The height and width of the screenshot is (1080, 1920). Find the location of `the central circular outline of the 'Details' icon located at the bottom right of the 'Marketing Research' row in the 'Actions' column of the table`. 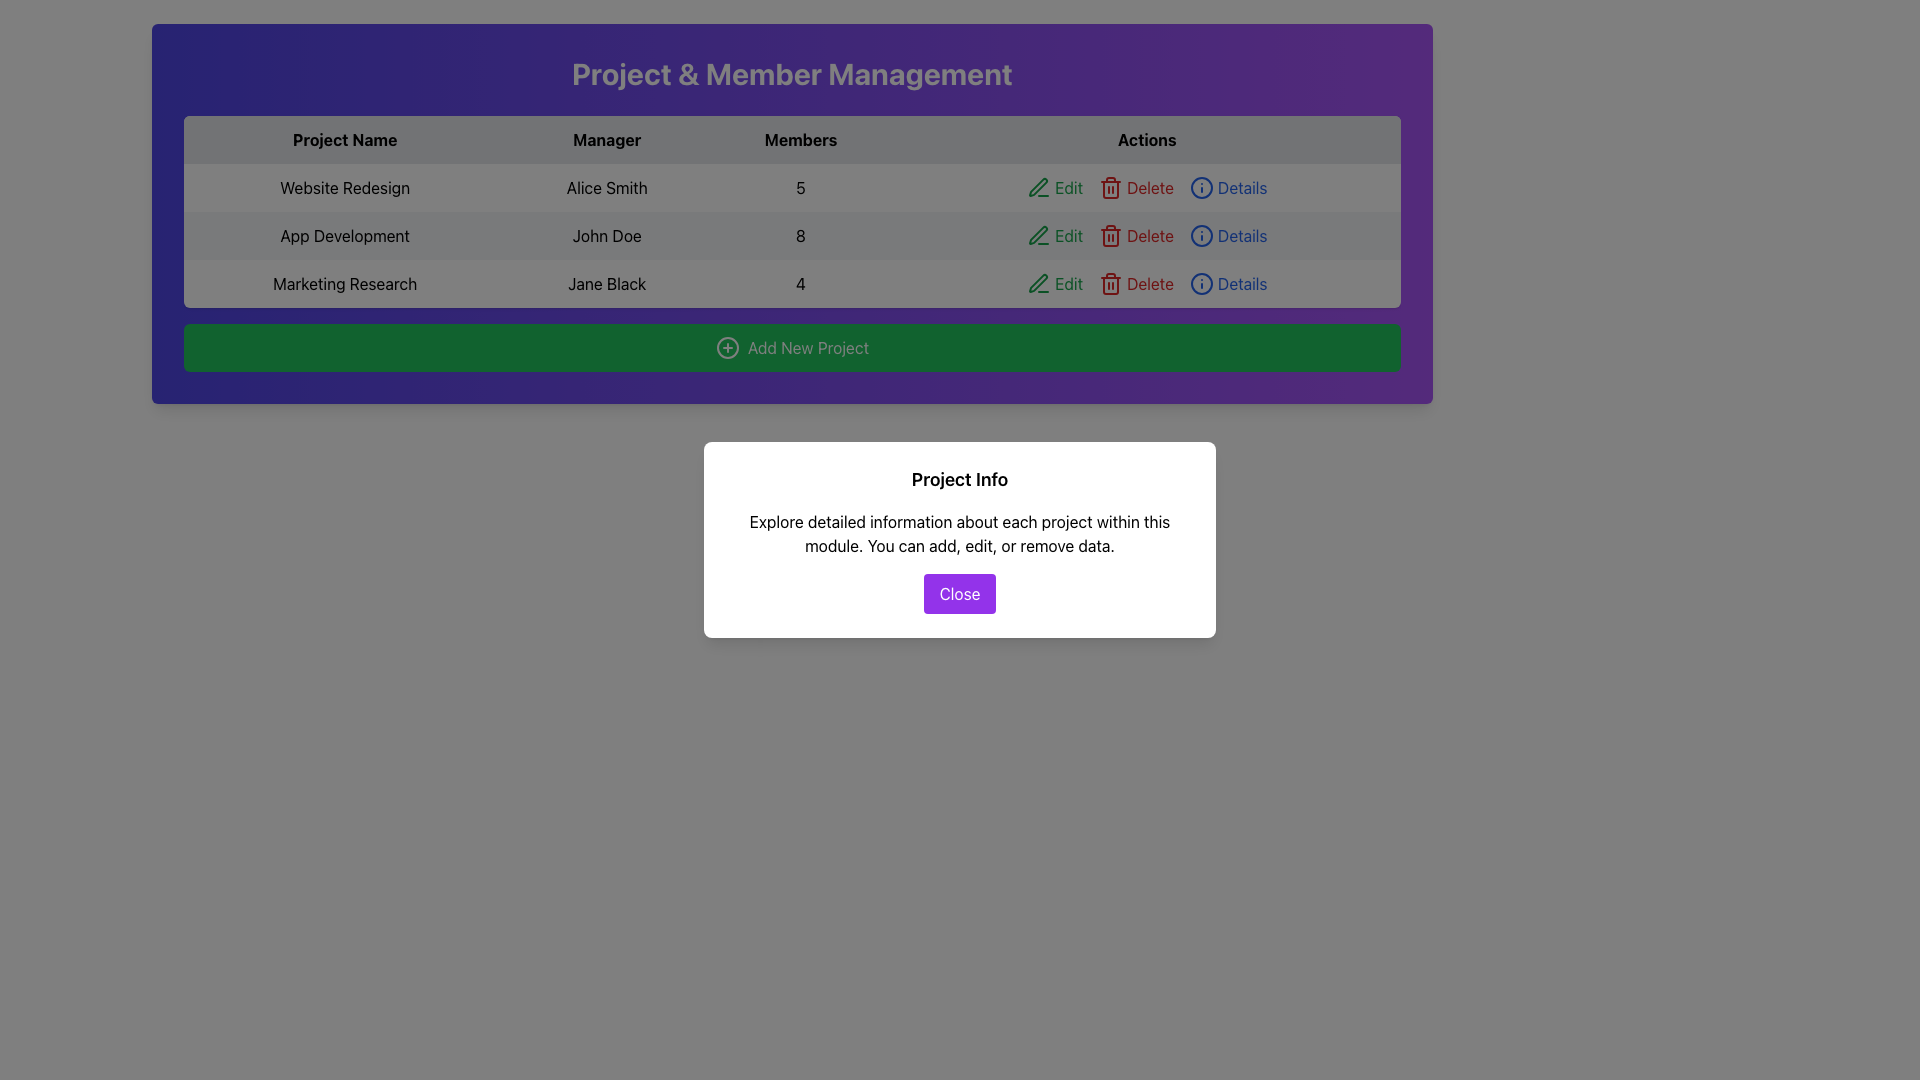

the central circular outline of the 'Details' icon located at the bottom right of the 'Marketing Research' row in the 'Actions' column of the table is located at coordinates (1200, 284).